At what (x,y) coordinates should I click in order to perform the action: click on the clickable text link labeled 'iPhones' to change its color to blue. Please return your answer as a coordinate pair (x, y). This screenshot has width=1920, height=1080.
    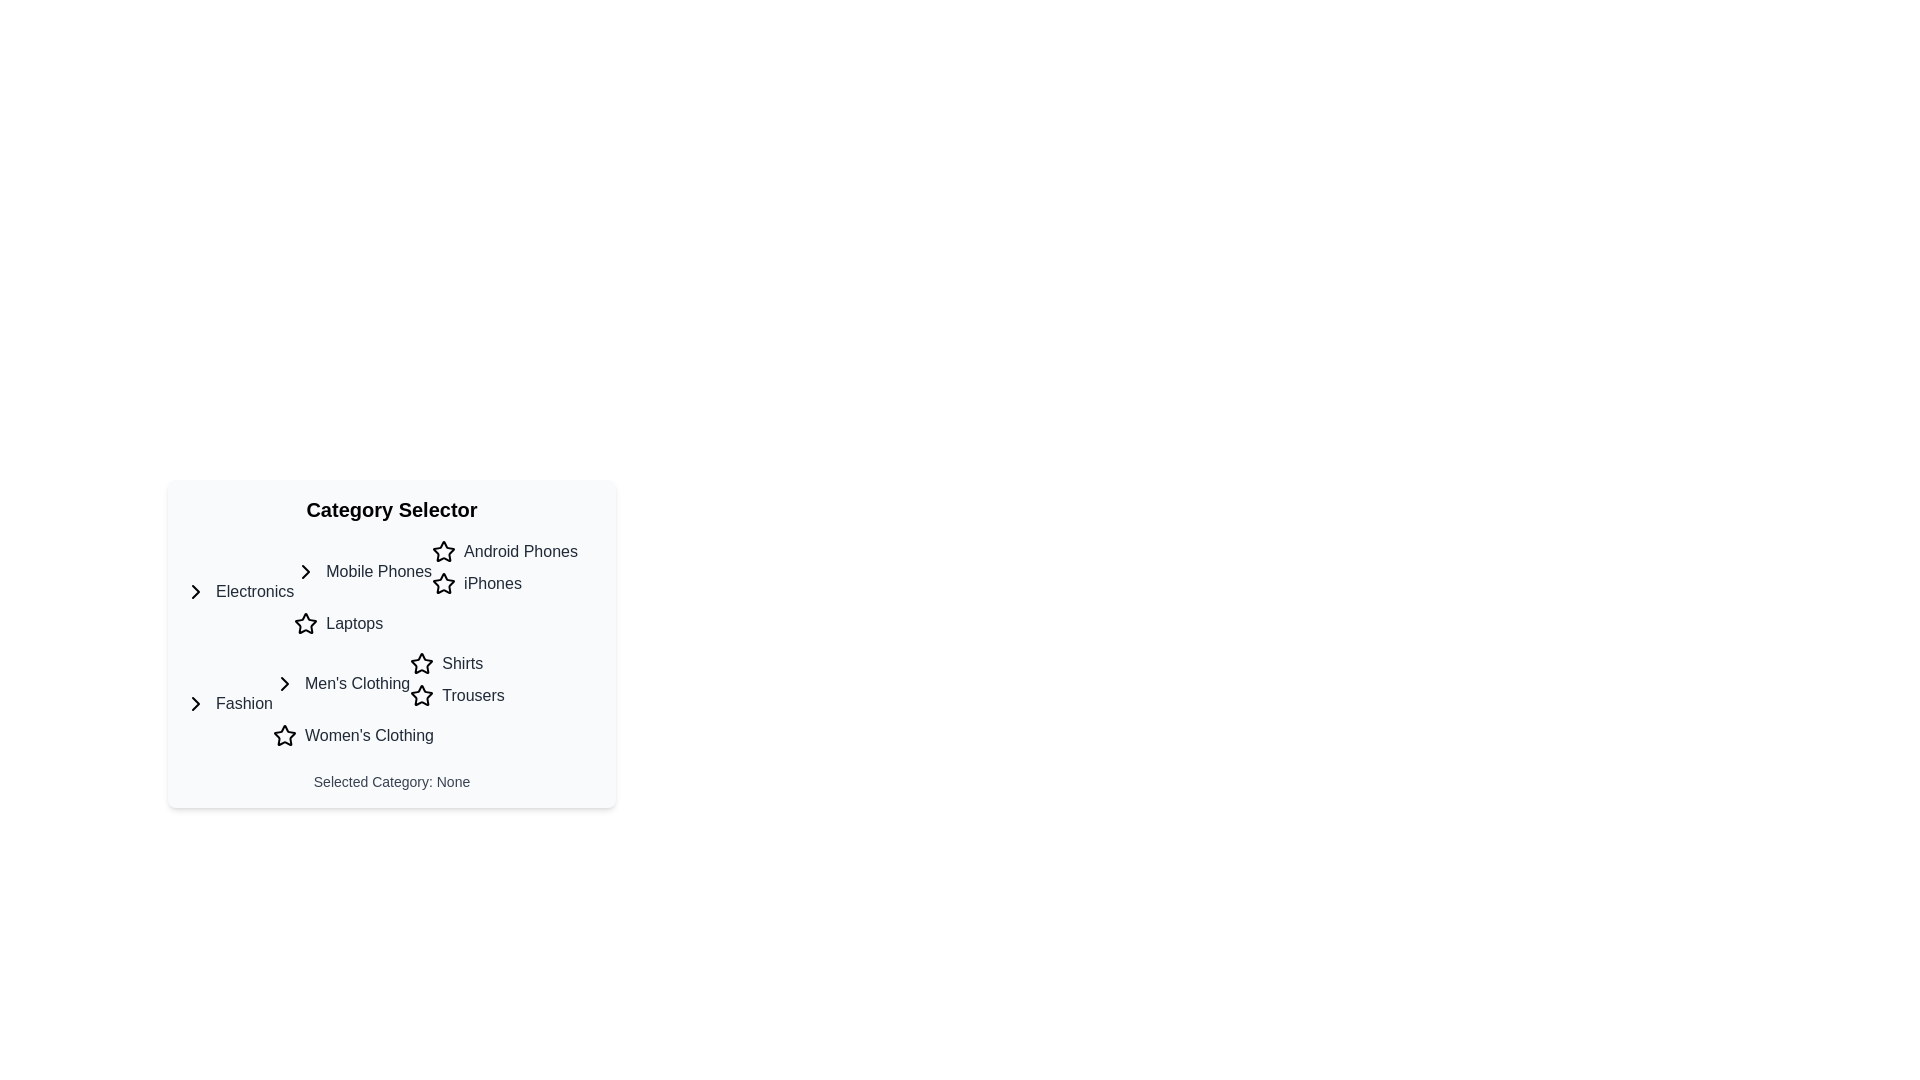
    Looking at the image, I should click on (493, 583).